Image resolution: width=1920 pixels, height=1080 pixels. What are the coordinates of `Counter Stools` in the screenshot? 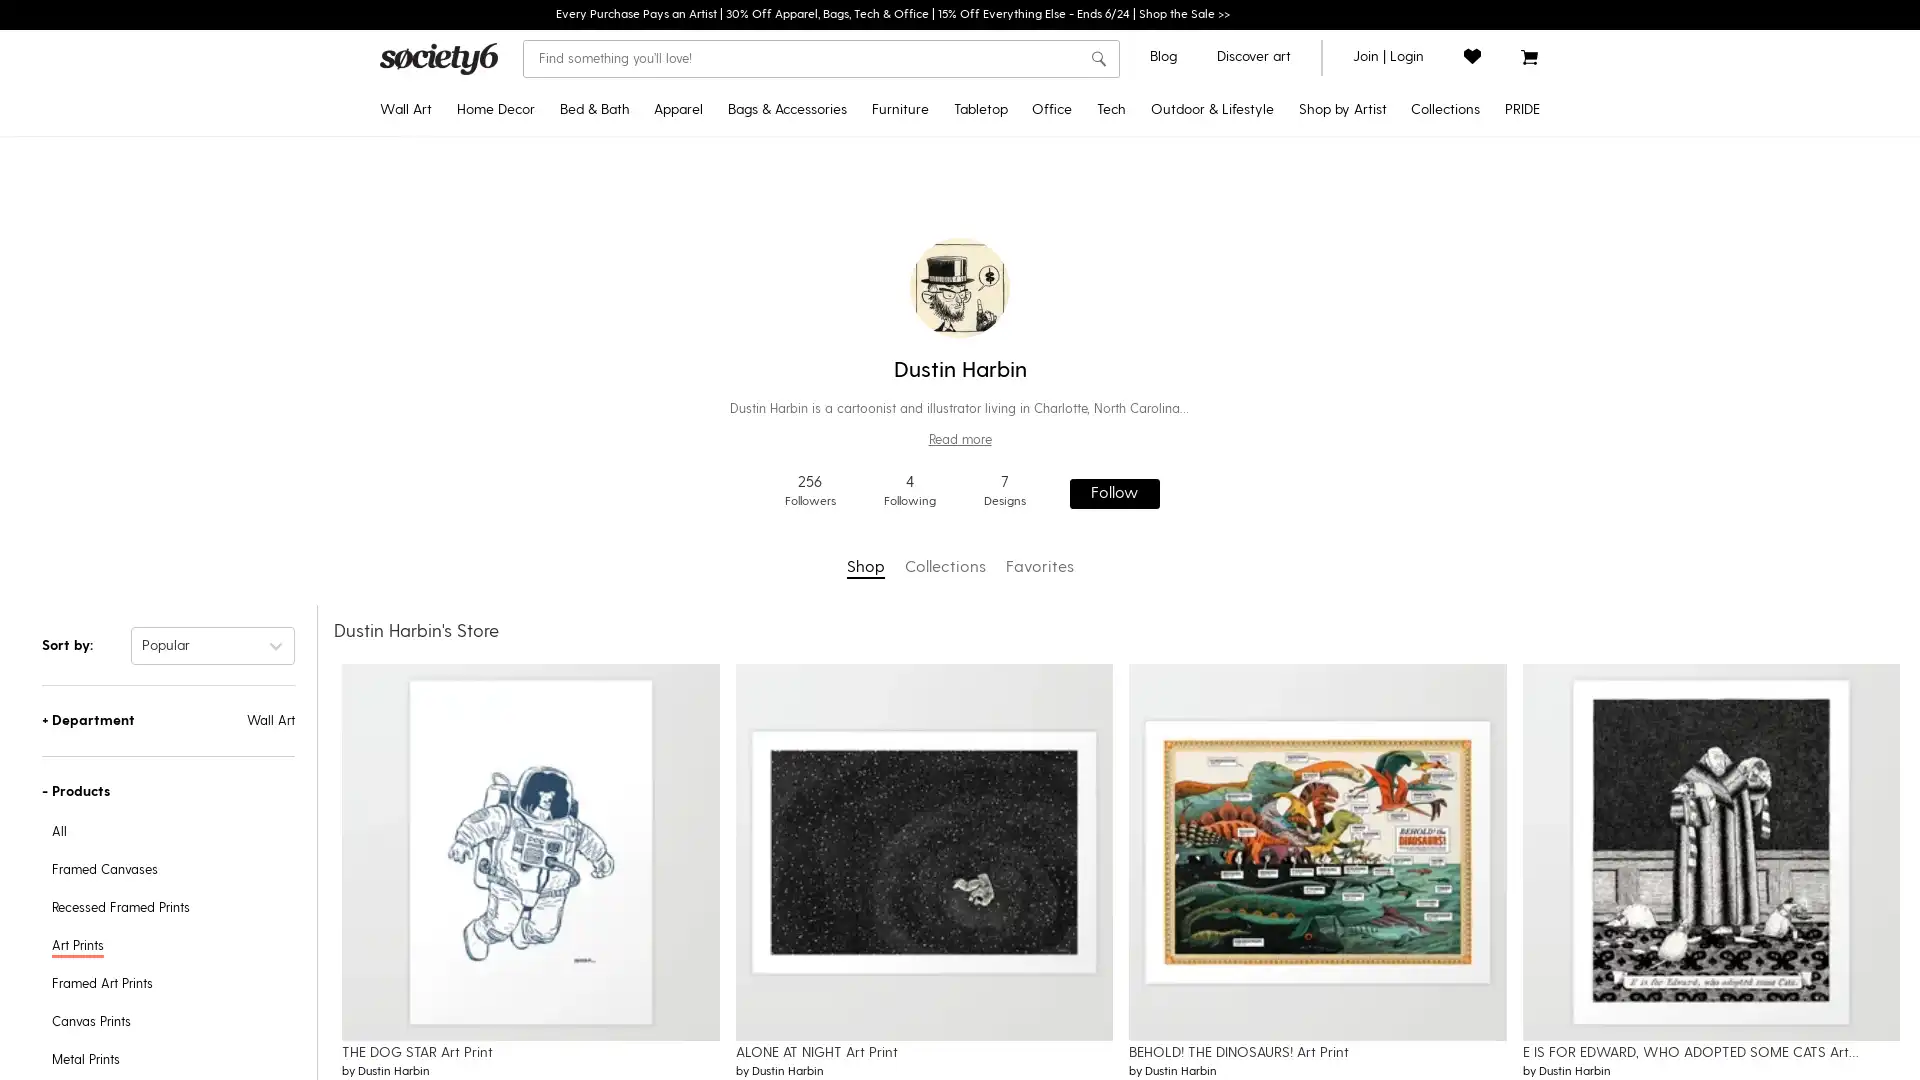 It's located at (934, 256).